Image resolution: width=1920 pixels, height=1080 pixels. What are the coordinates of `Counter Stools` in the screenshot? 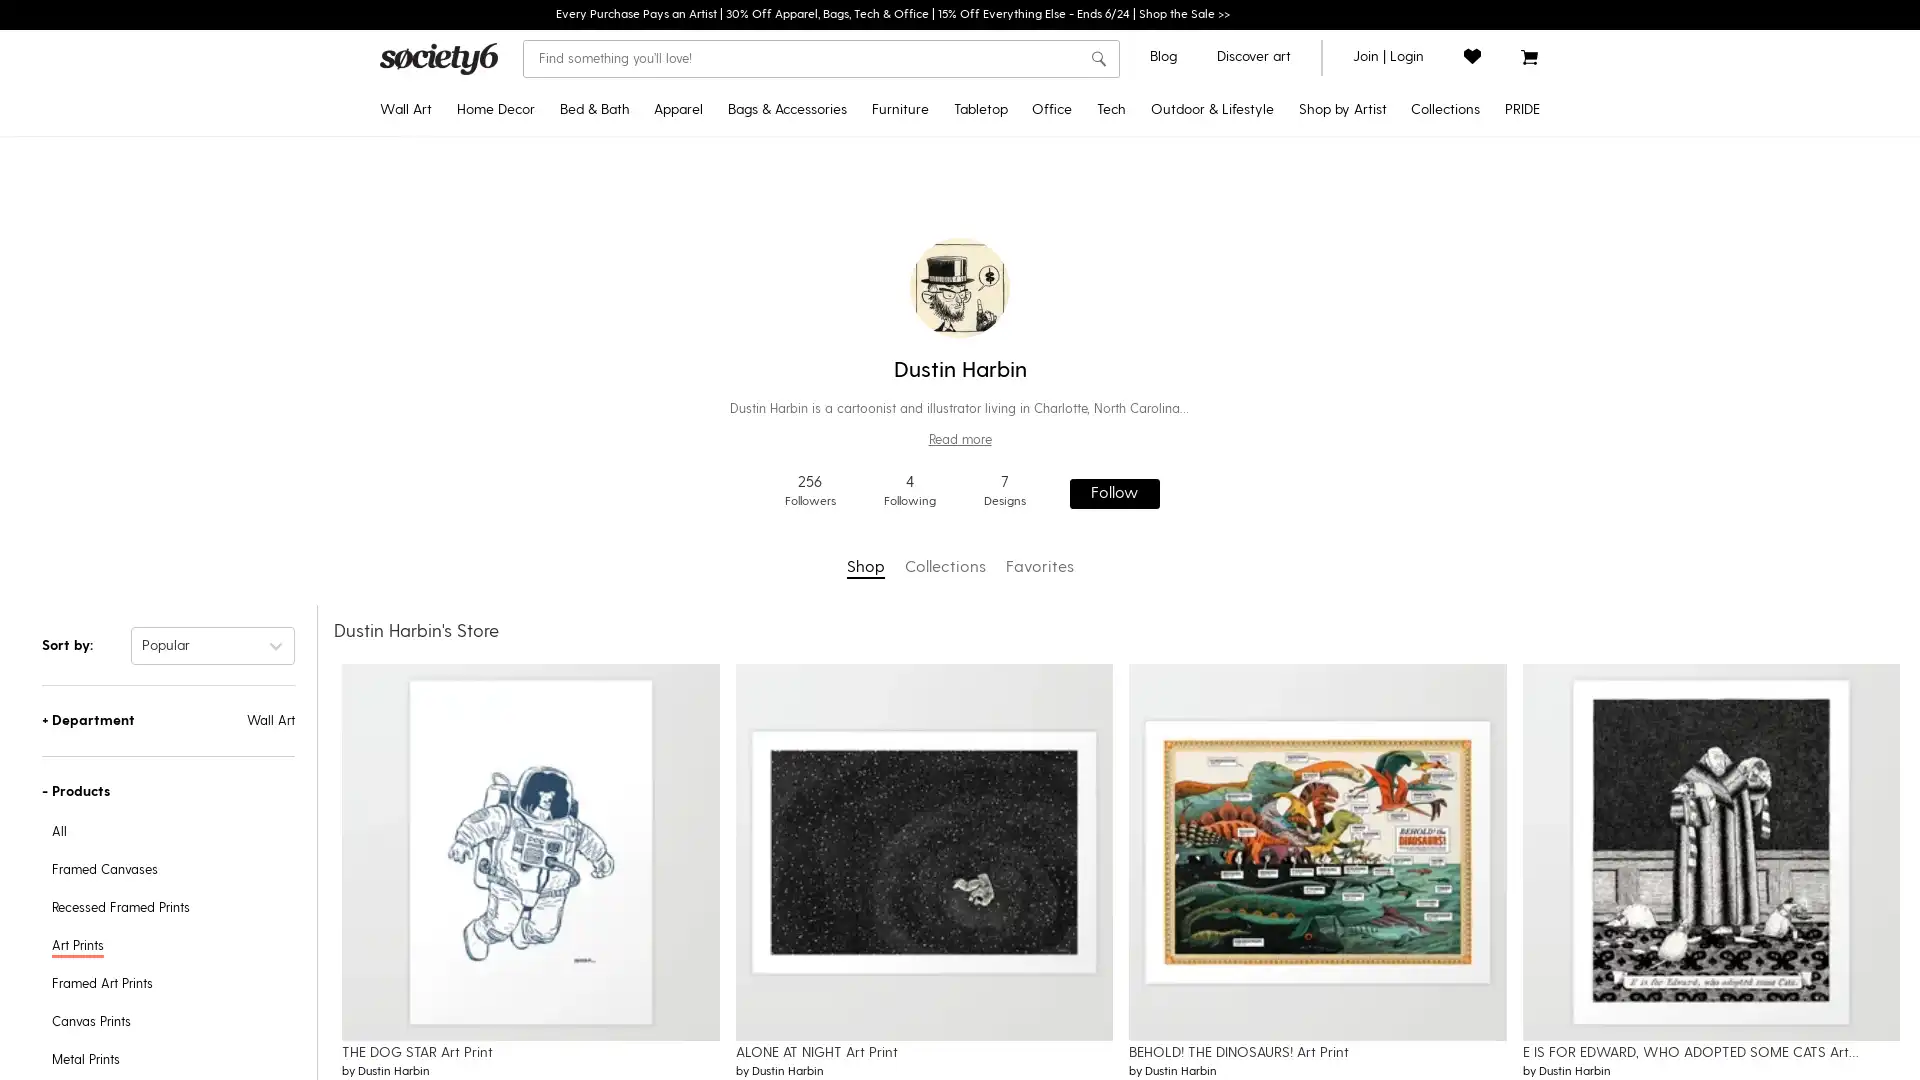 It's located at (934, 256).